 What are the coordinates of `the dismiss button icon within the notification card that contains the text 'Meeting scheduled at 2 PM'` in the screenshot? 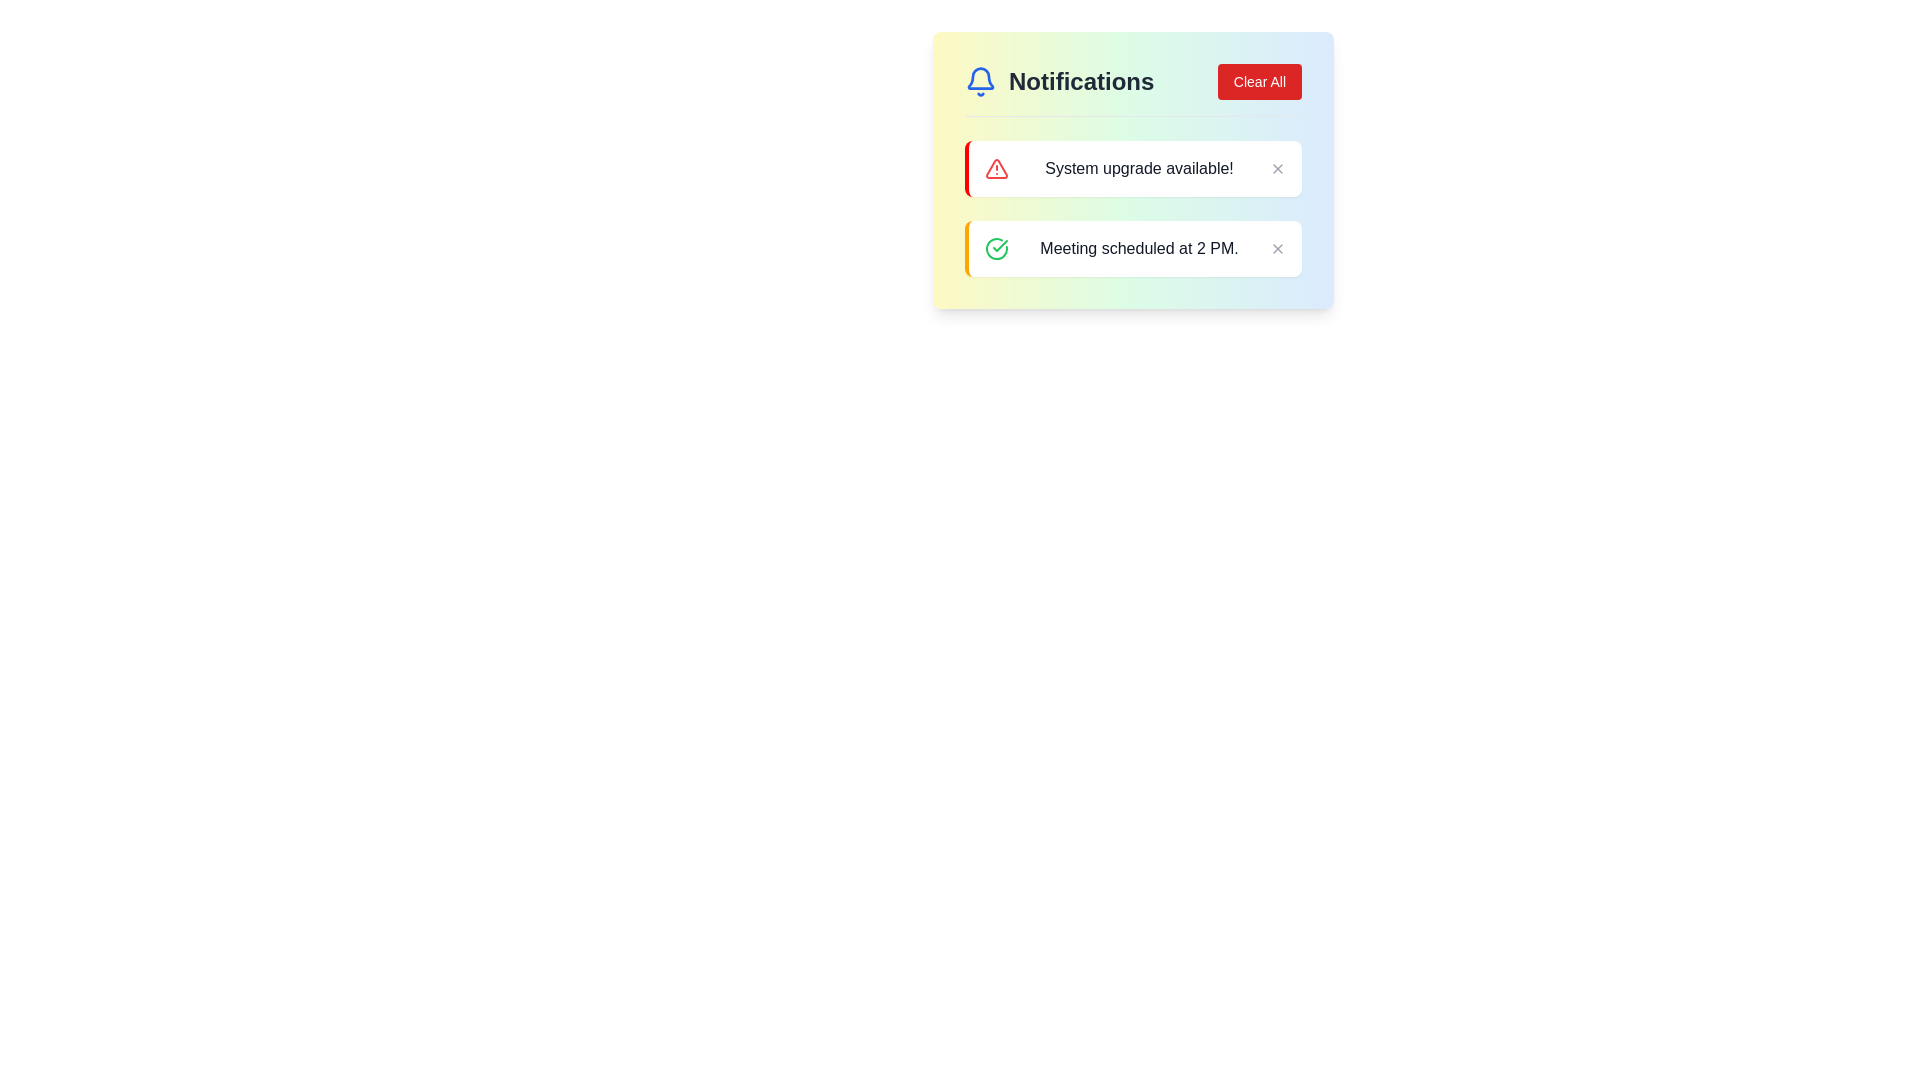 It's located at (1276, 248).